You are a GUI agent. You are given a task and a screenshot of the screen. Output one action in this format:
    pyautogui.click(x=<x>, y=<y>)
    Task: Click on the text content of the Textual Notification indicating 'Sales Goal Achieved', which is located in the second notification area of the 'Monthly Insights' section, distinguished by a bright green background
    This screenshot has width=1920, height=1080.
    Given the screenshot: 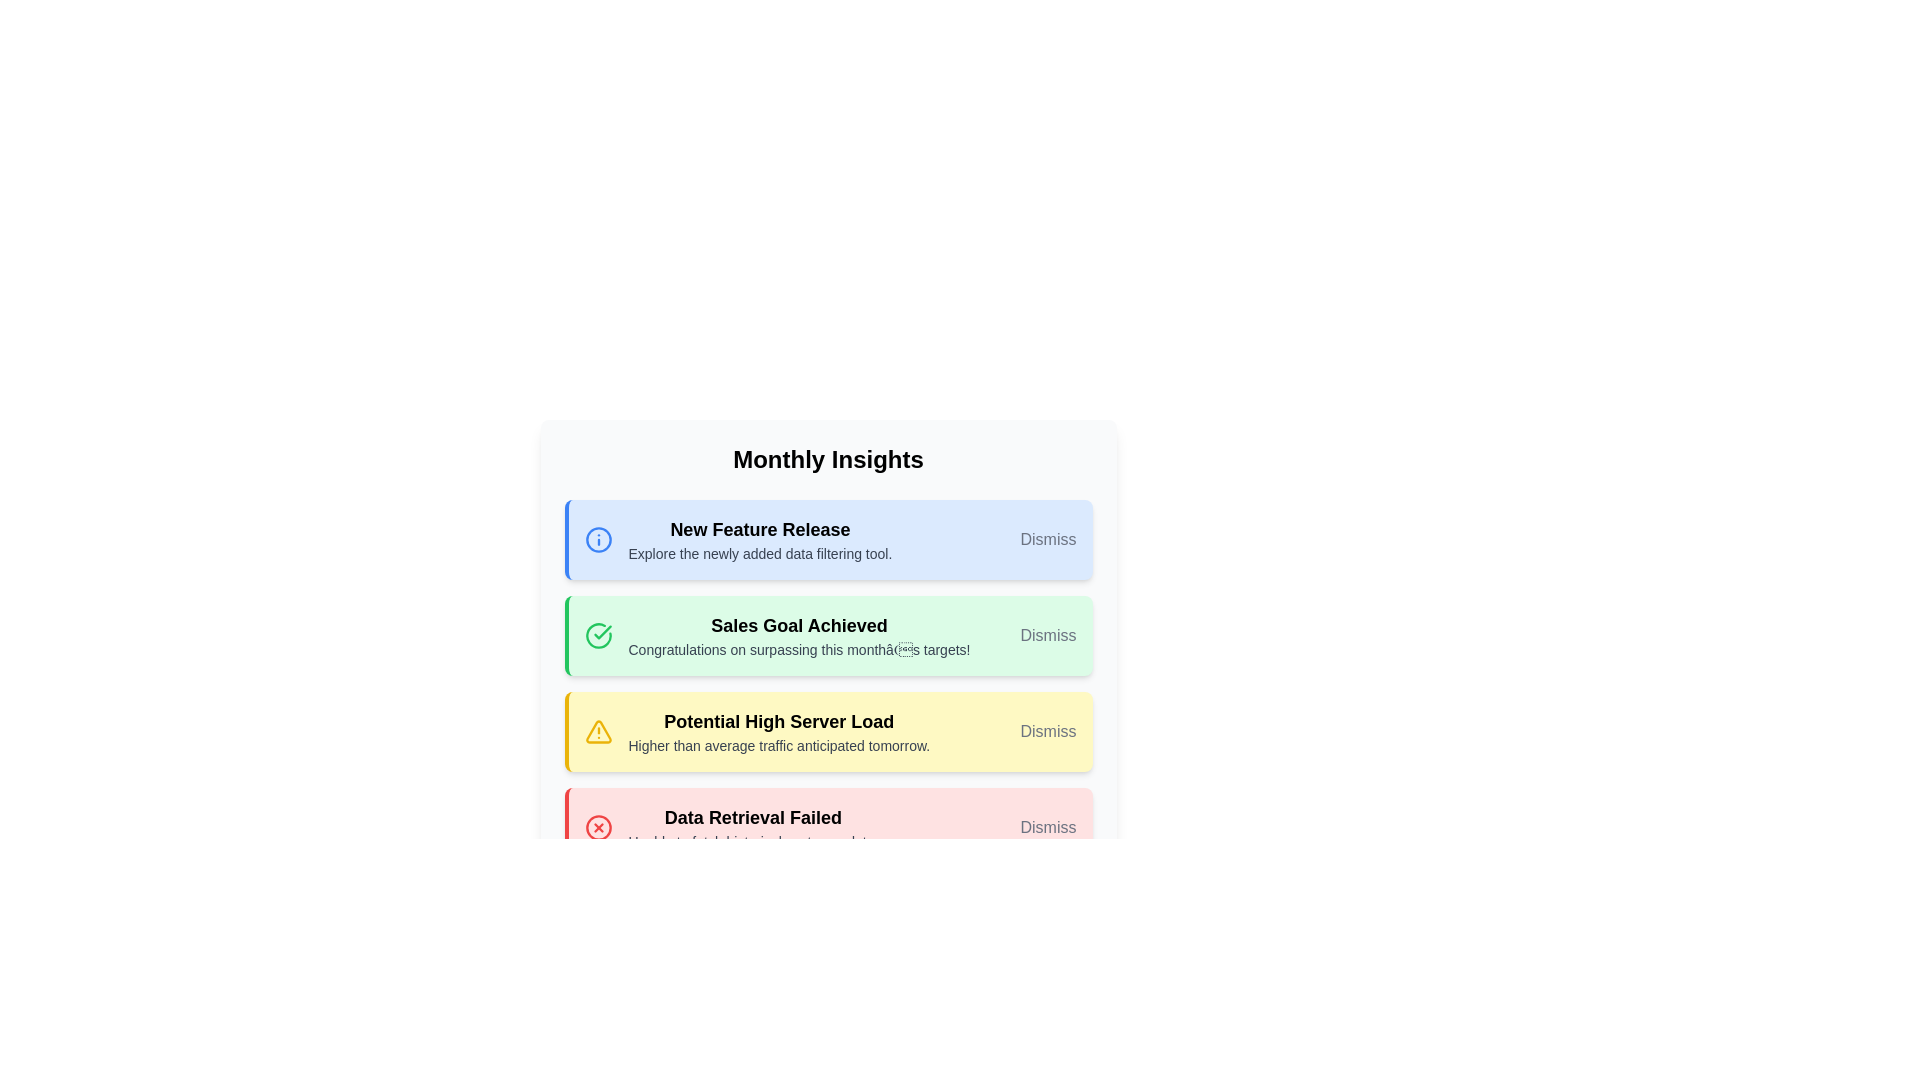 What is the action you would take?
    pyautogui.click(x=798, y=636)
    